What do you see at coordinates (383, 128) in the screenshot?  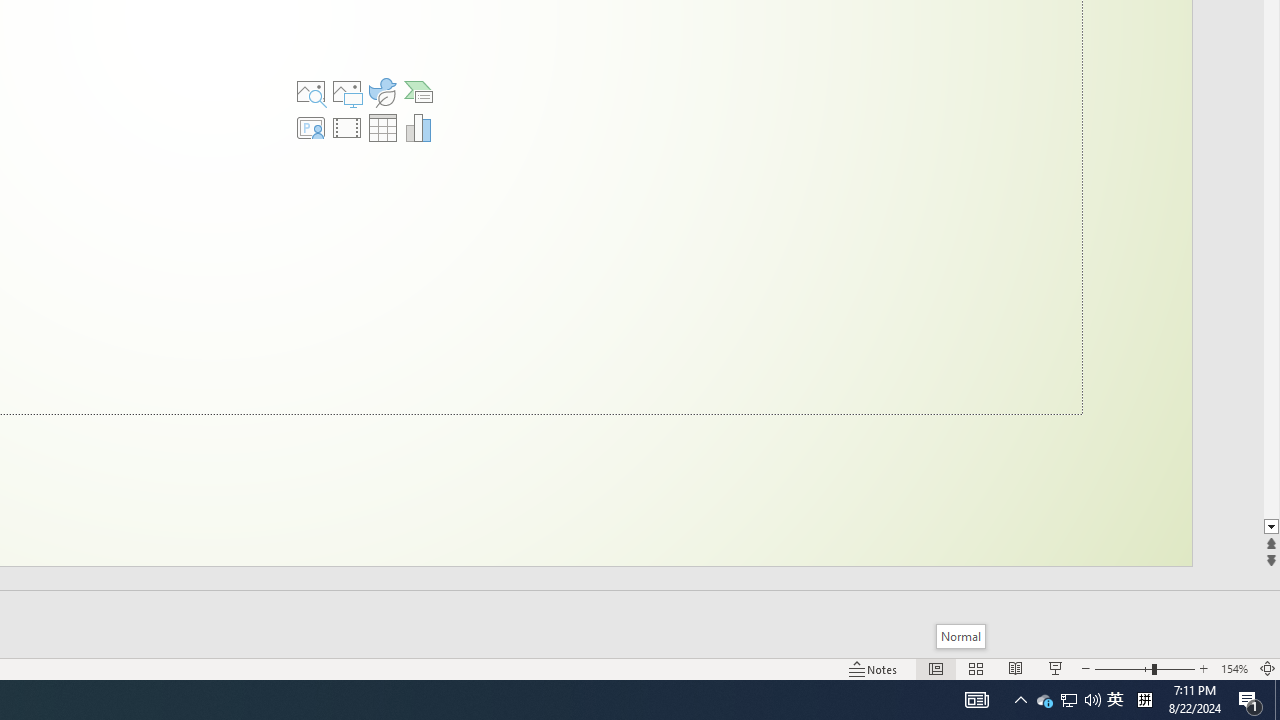 I see `'Insert Table'` at bounding box center [383, 128].